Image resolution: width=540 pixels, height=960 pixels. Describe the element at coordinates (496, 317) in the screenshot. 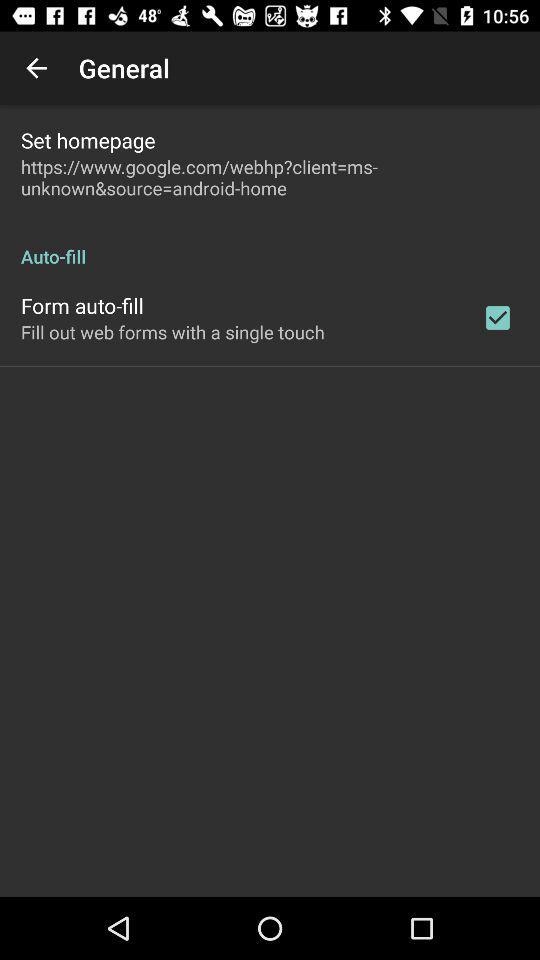

I see `the item to the right of fill out web` at that location.